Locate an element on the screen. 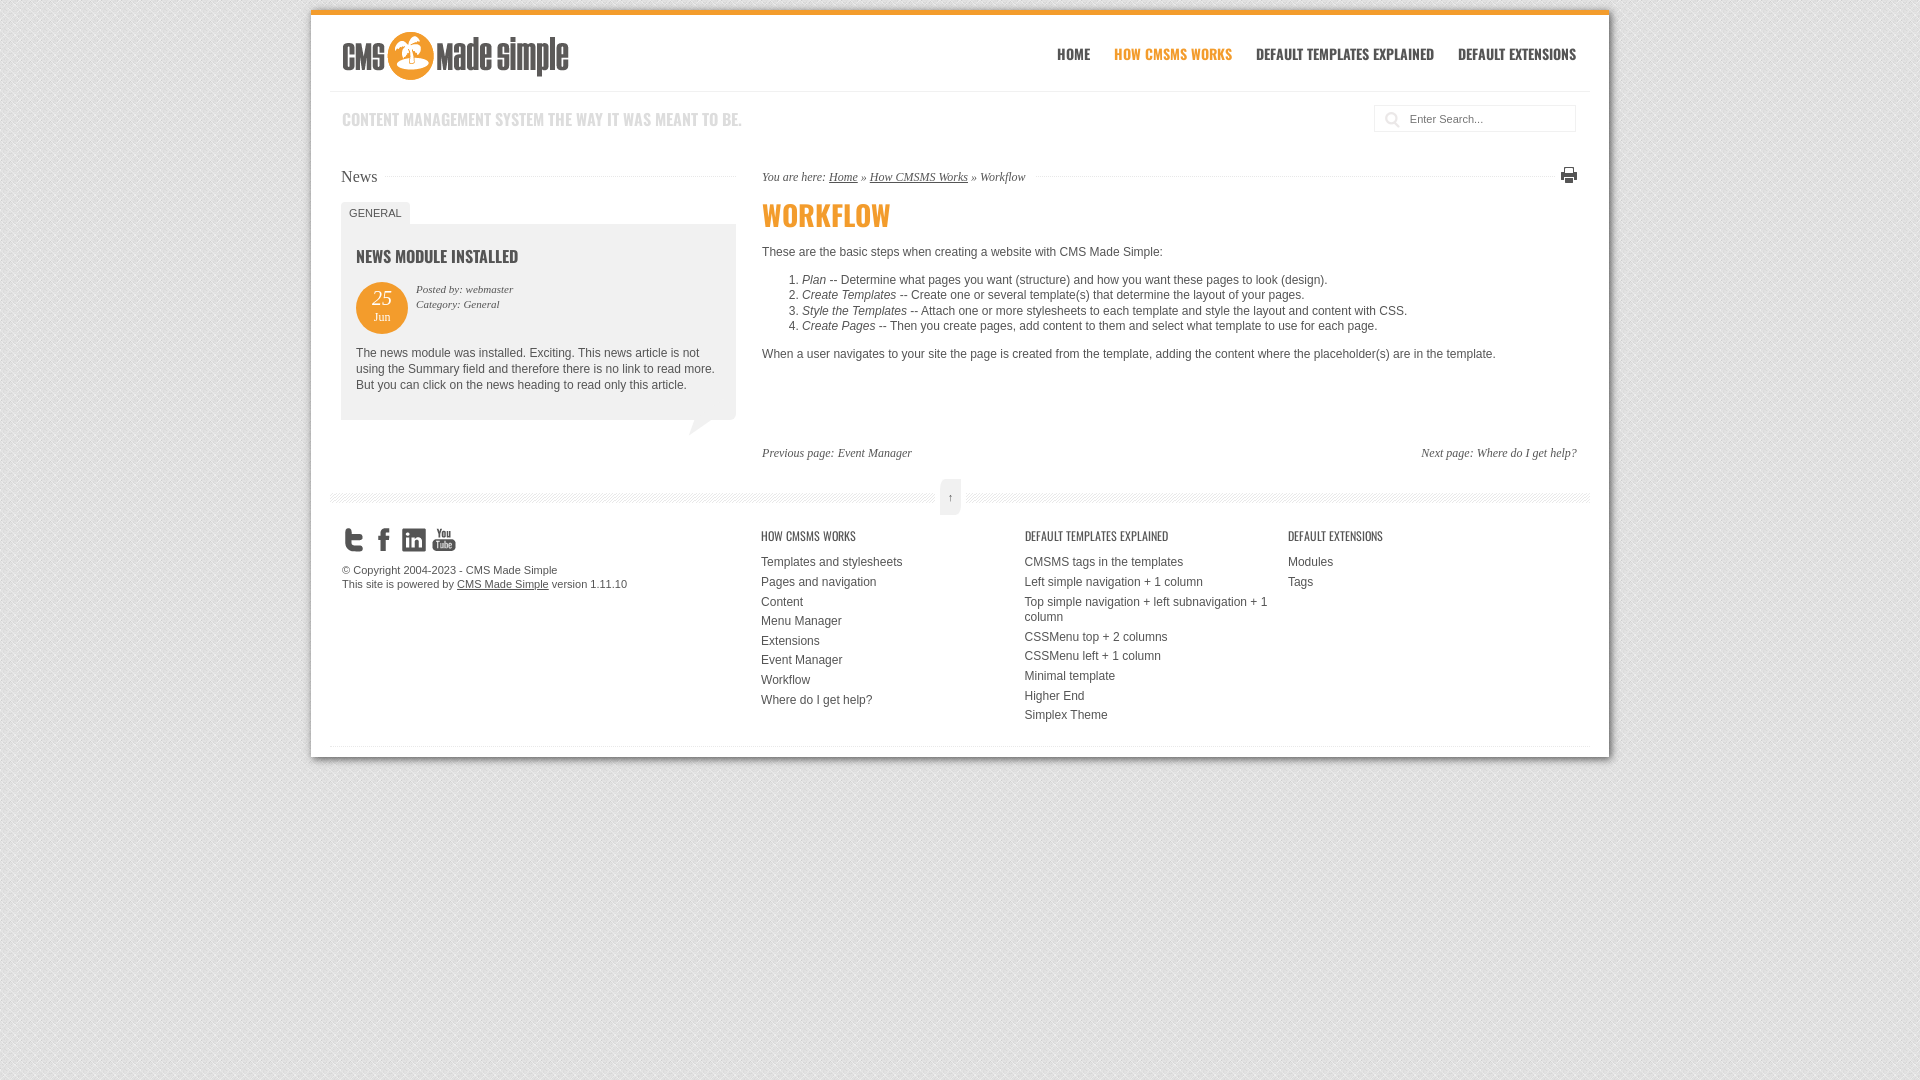 This screenshot has width=1920, height=1080. 'GENERAL' is located at coordinates (375, 212).